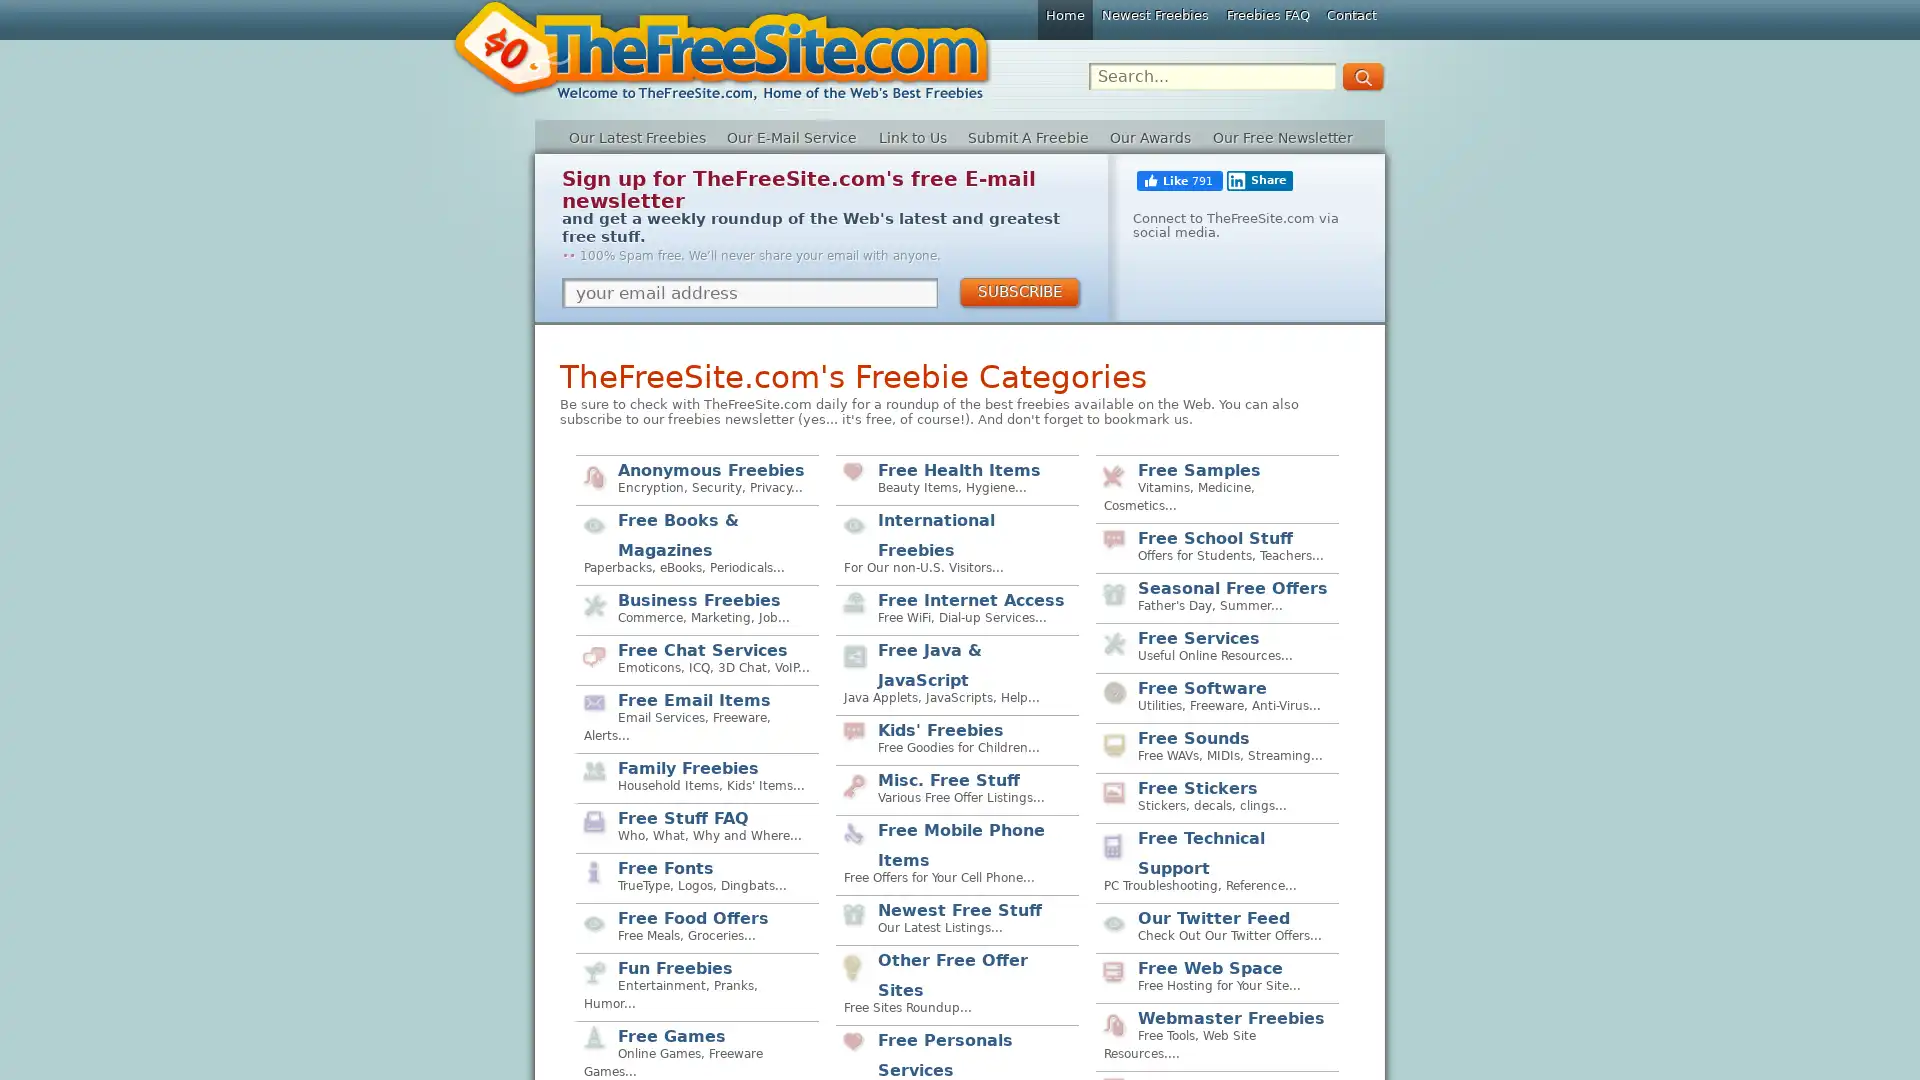 This screenshot has width=1920, height=1080. I want to click on SUBSCRIBE, so click(1019, 292).